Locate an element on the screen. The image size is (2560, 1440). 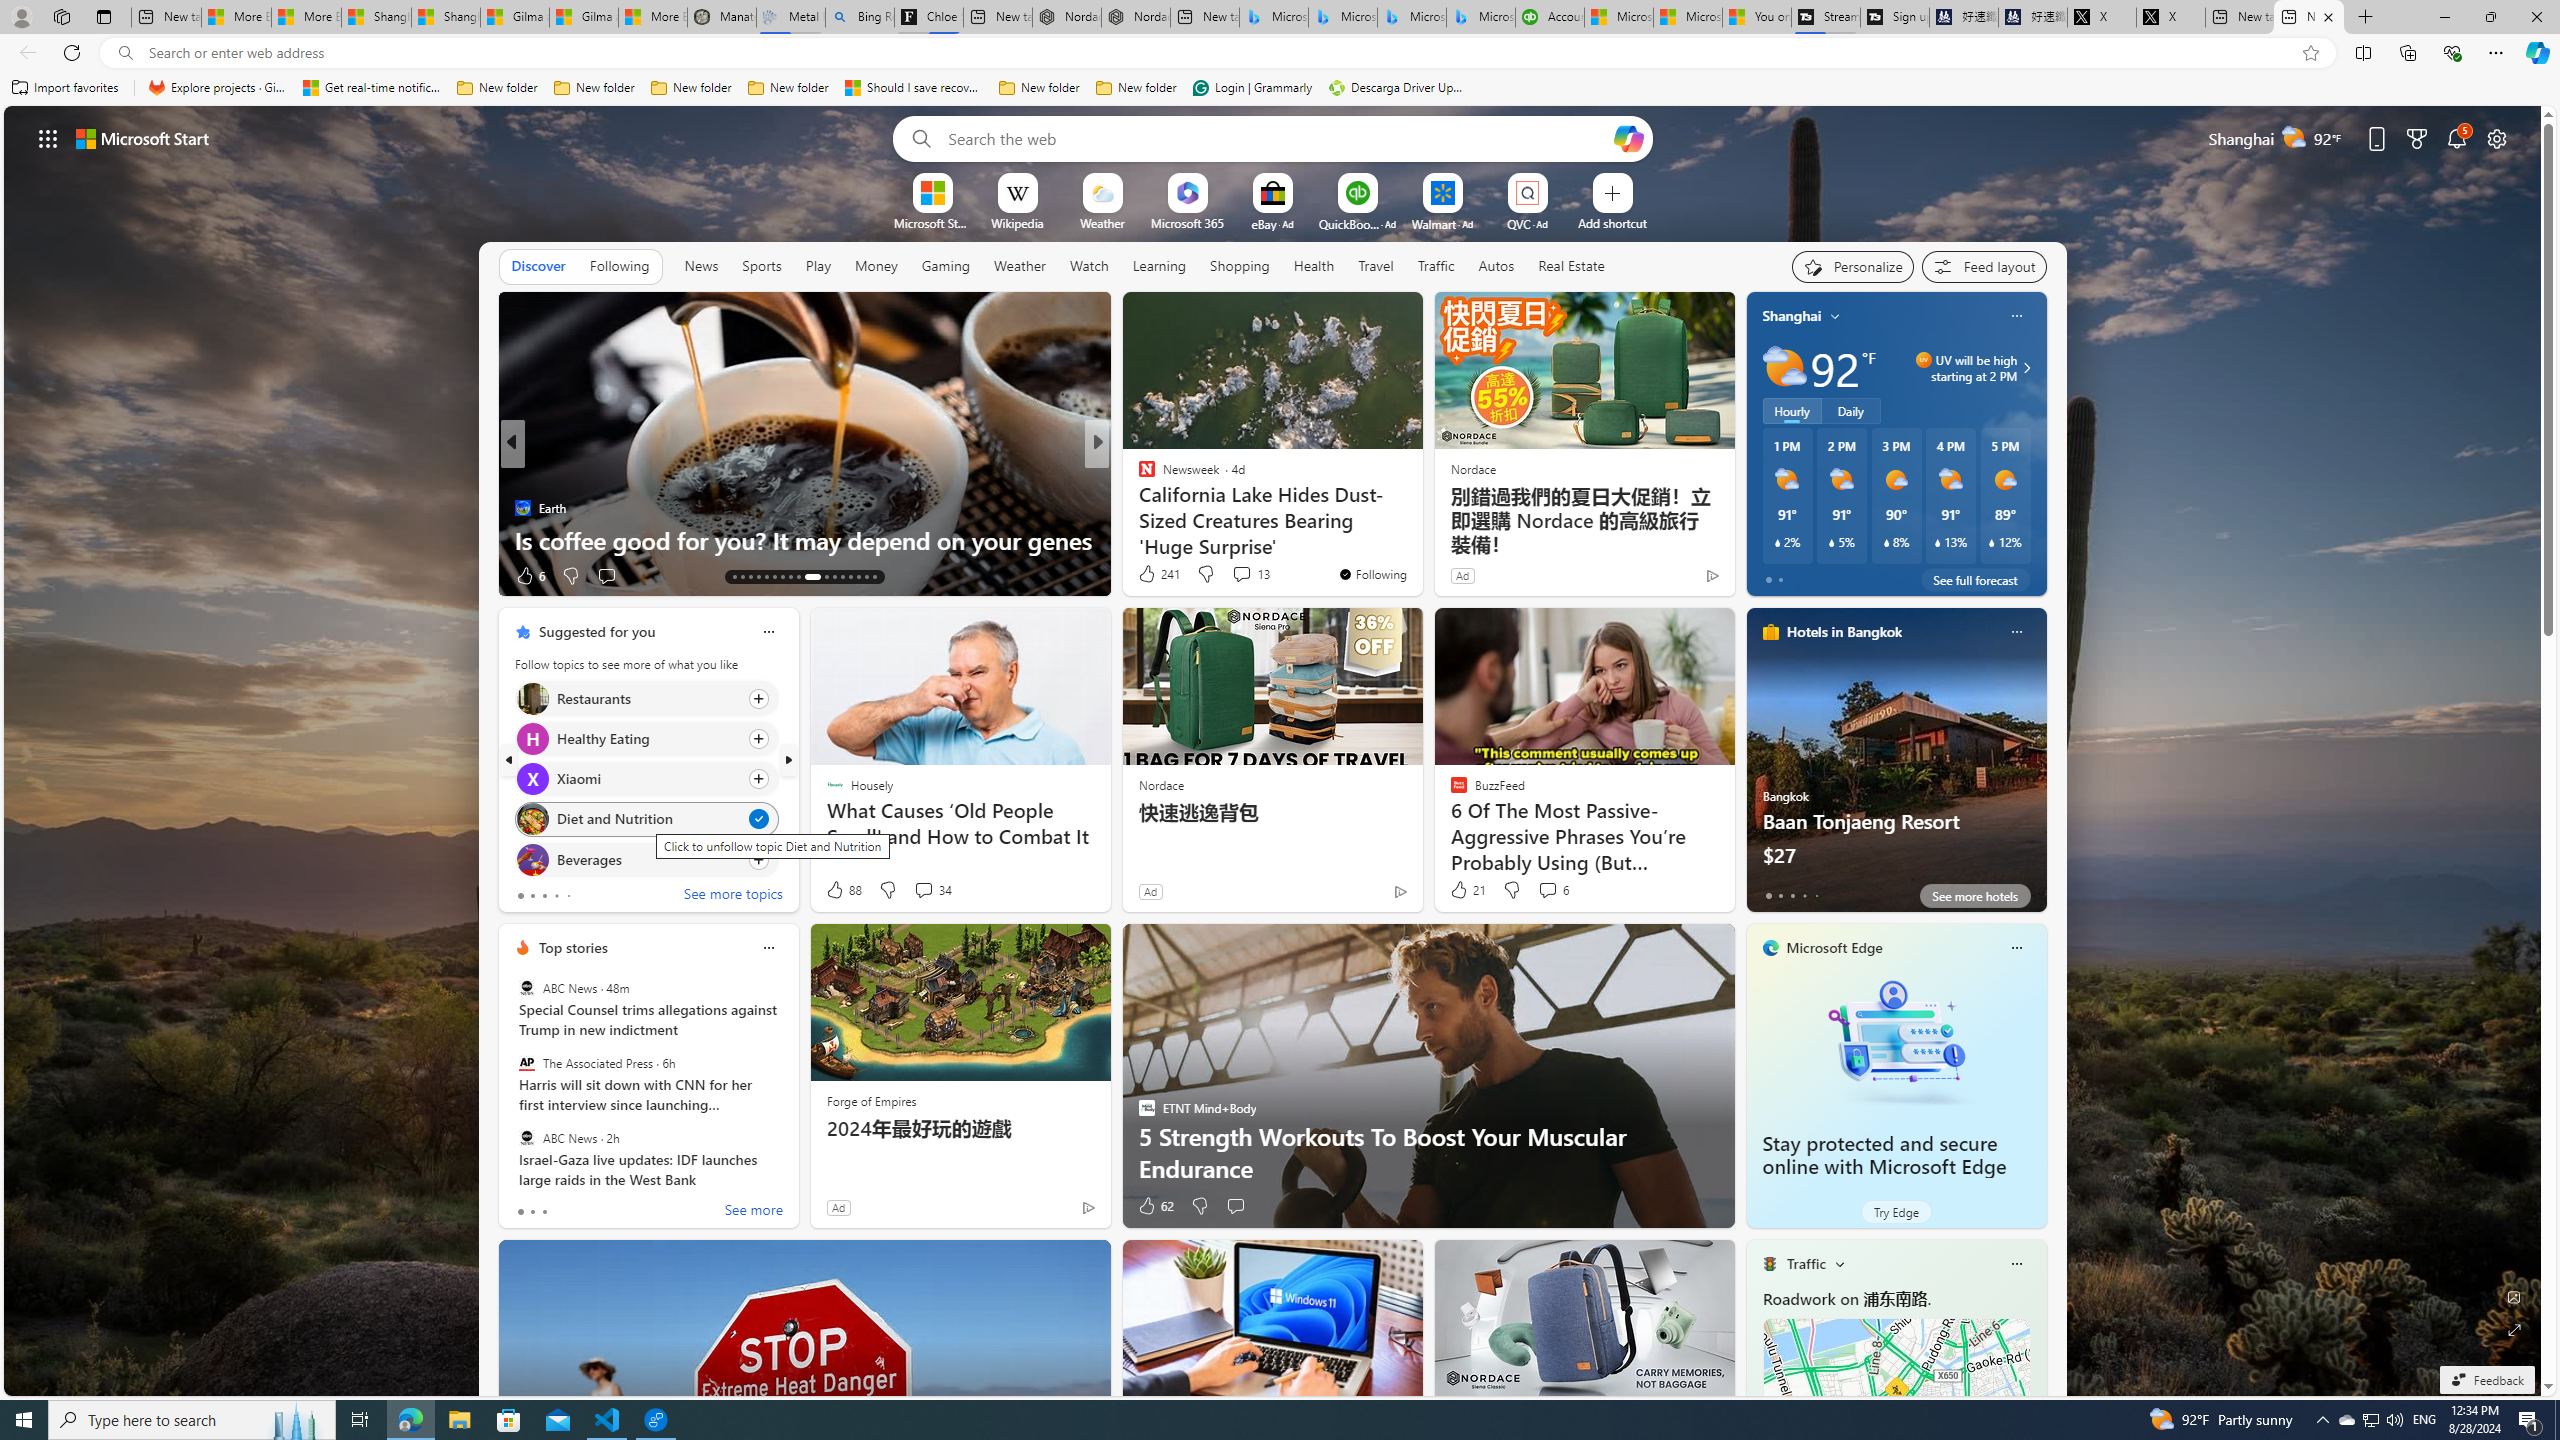
'Edit Background' is located at coordinates (2515, 1295).